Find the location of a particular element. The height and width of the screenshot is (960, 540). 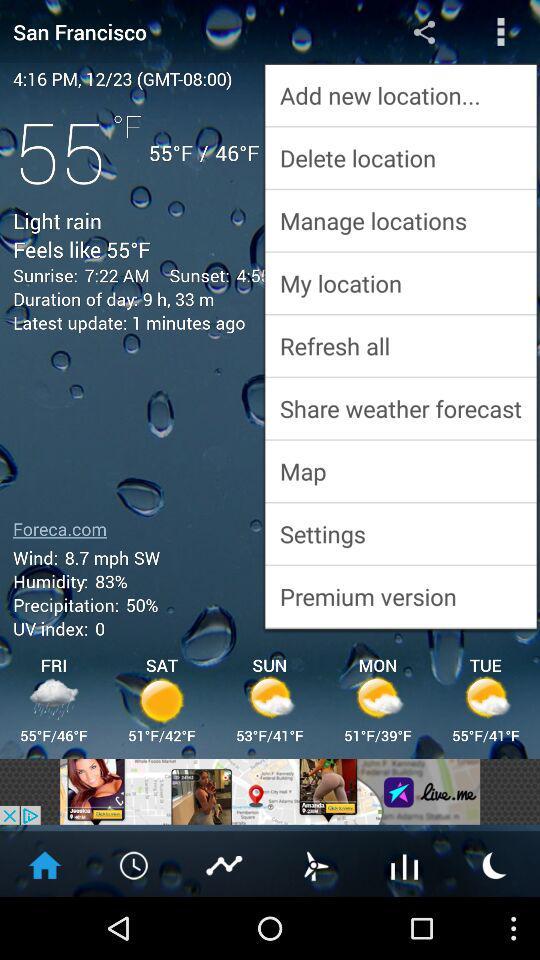

manage locations item is located at coordinates (400, 220).